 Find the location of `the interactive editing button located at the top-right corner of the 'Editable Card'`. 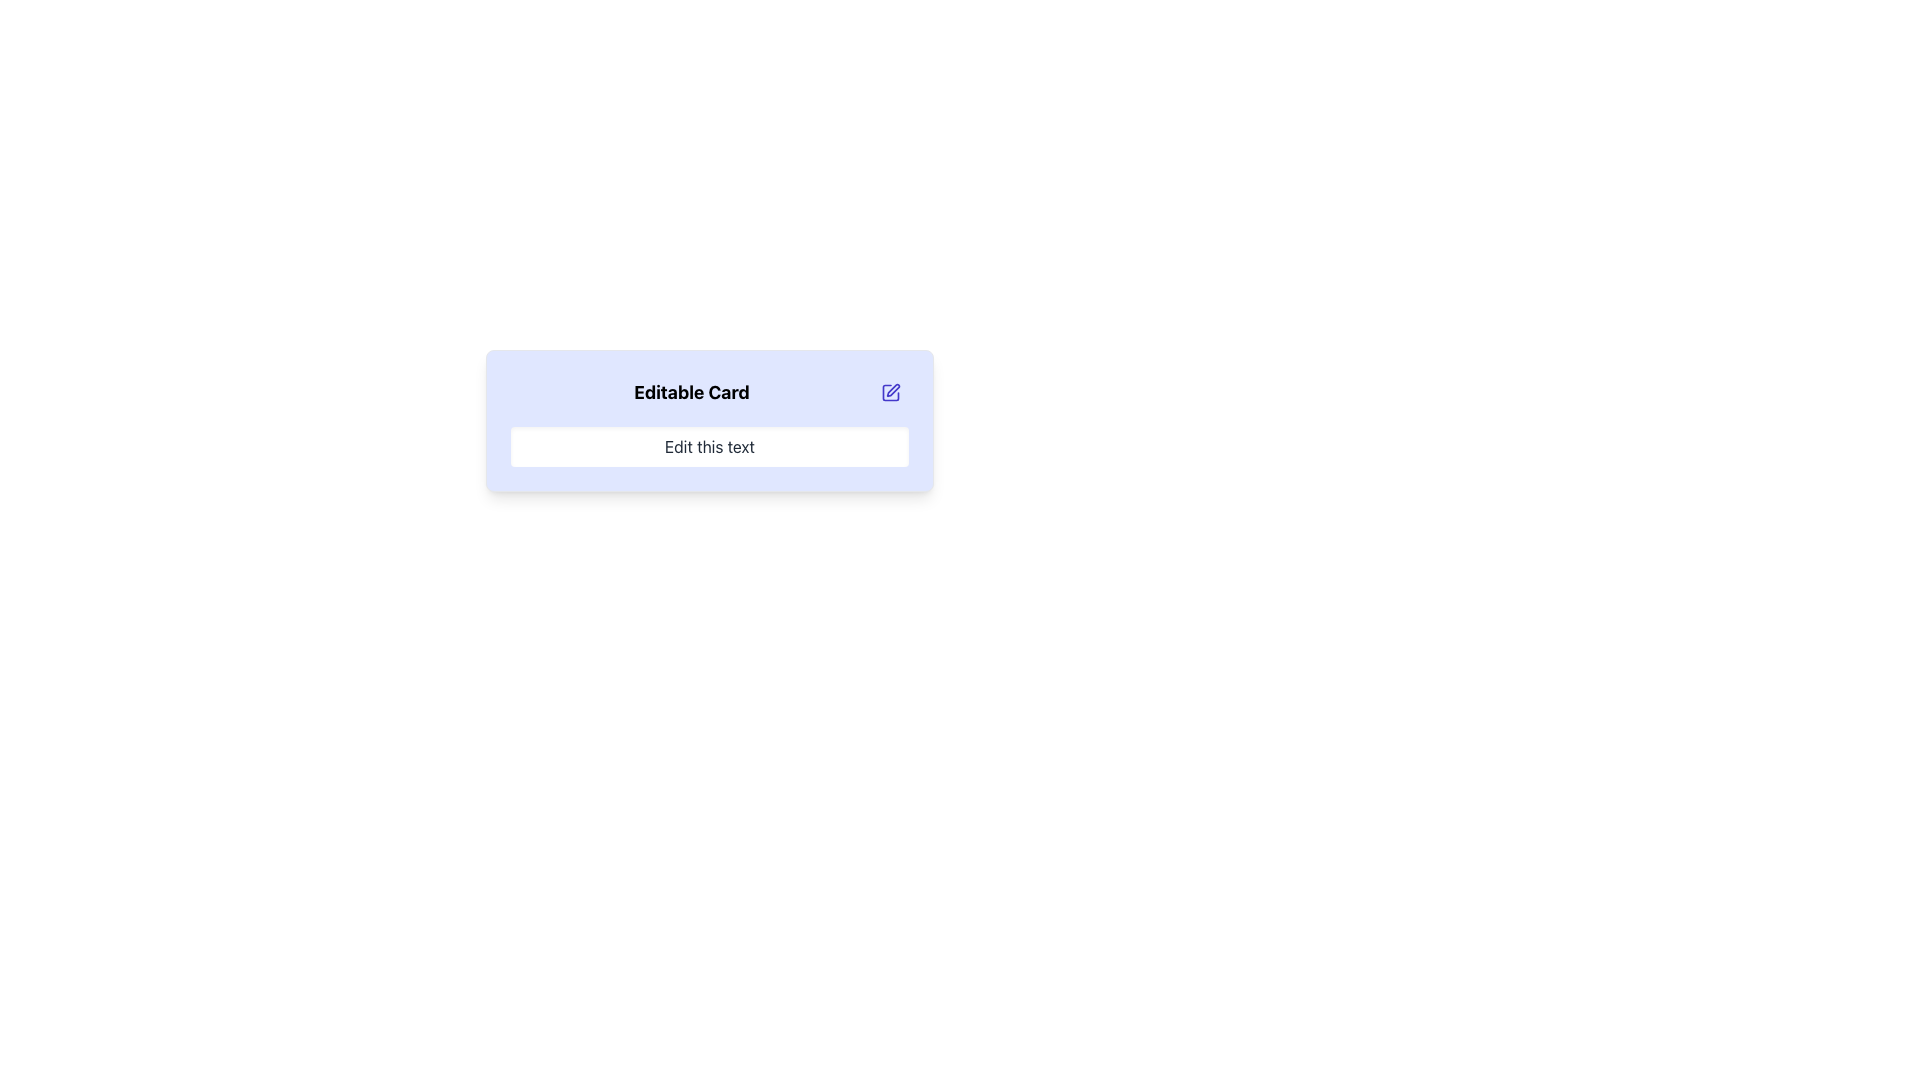

the interactive editing button located at the top-right corner of the 'Editable Card' is located at coordinates (890, 393).